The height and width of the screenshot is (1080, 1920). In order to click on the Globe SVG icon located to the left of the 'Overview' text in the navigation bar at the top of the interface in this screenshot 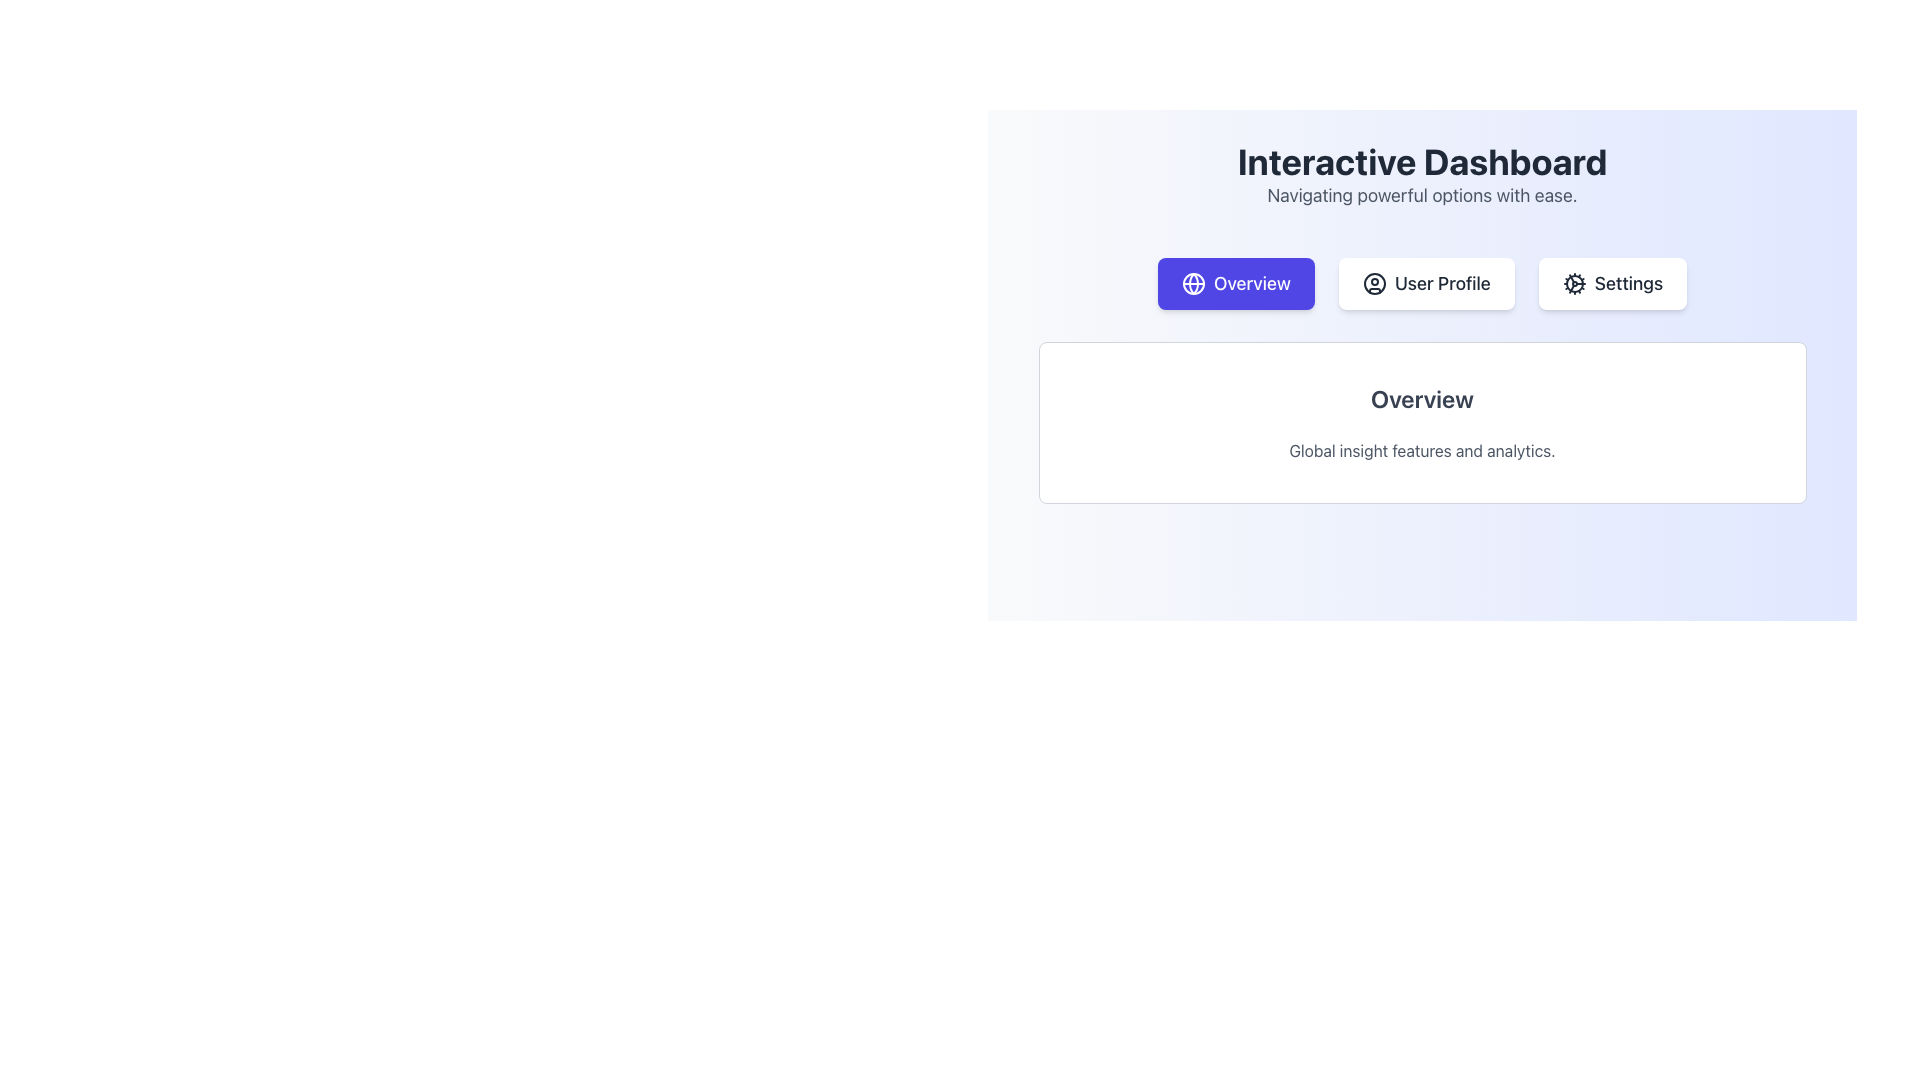, I will do `click(1193, 284)`.